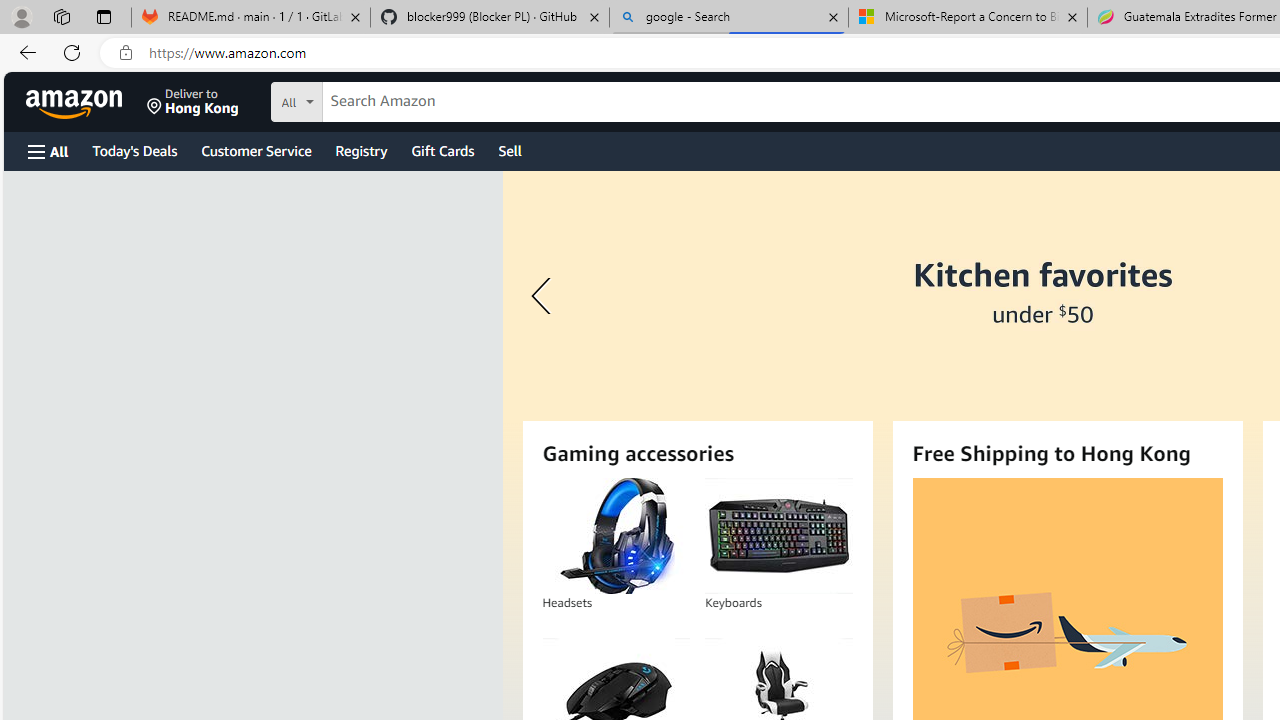  I want to click on 'Keyboards', so click(777, 535).